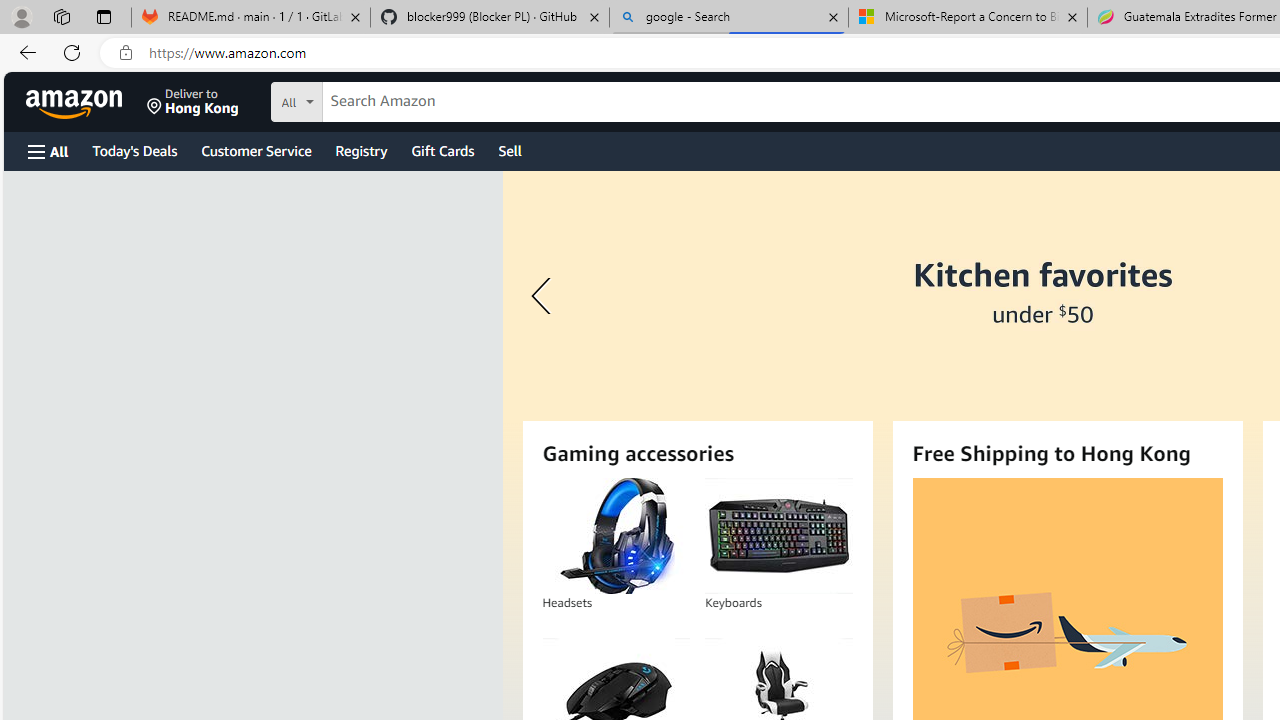  I want to click on 'Keyboards', so click(777, 535).